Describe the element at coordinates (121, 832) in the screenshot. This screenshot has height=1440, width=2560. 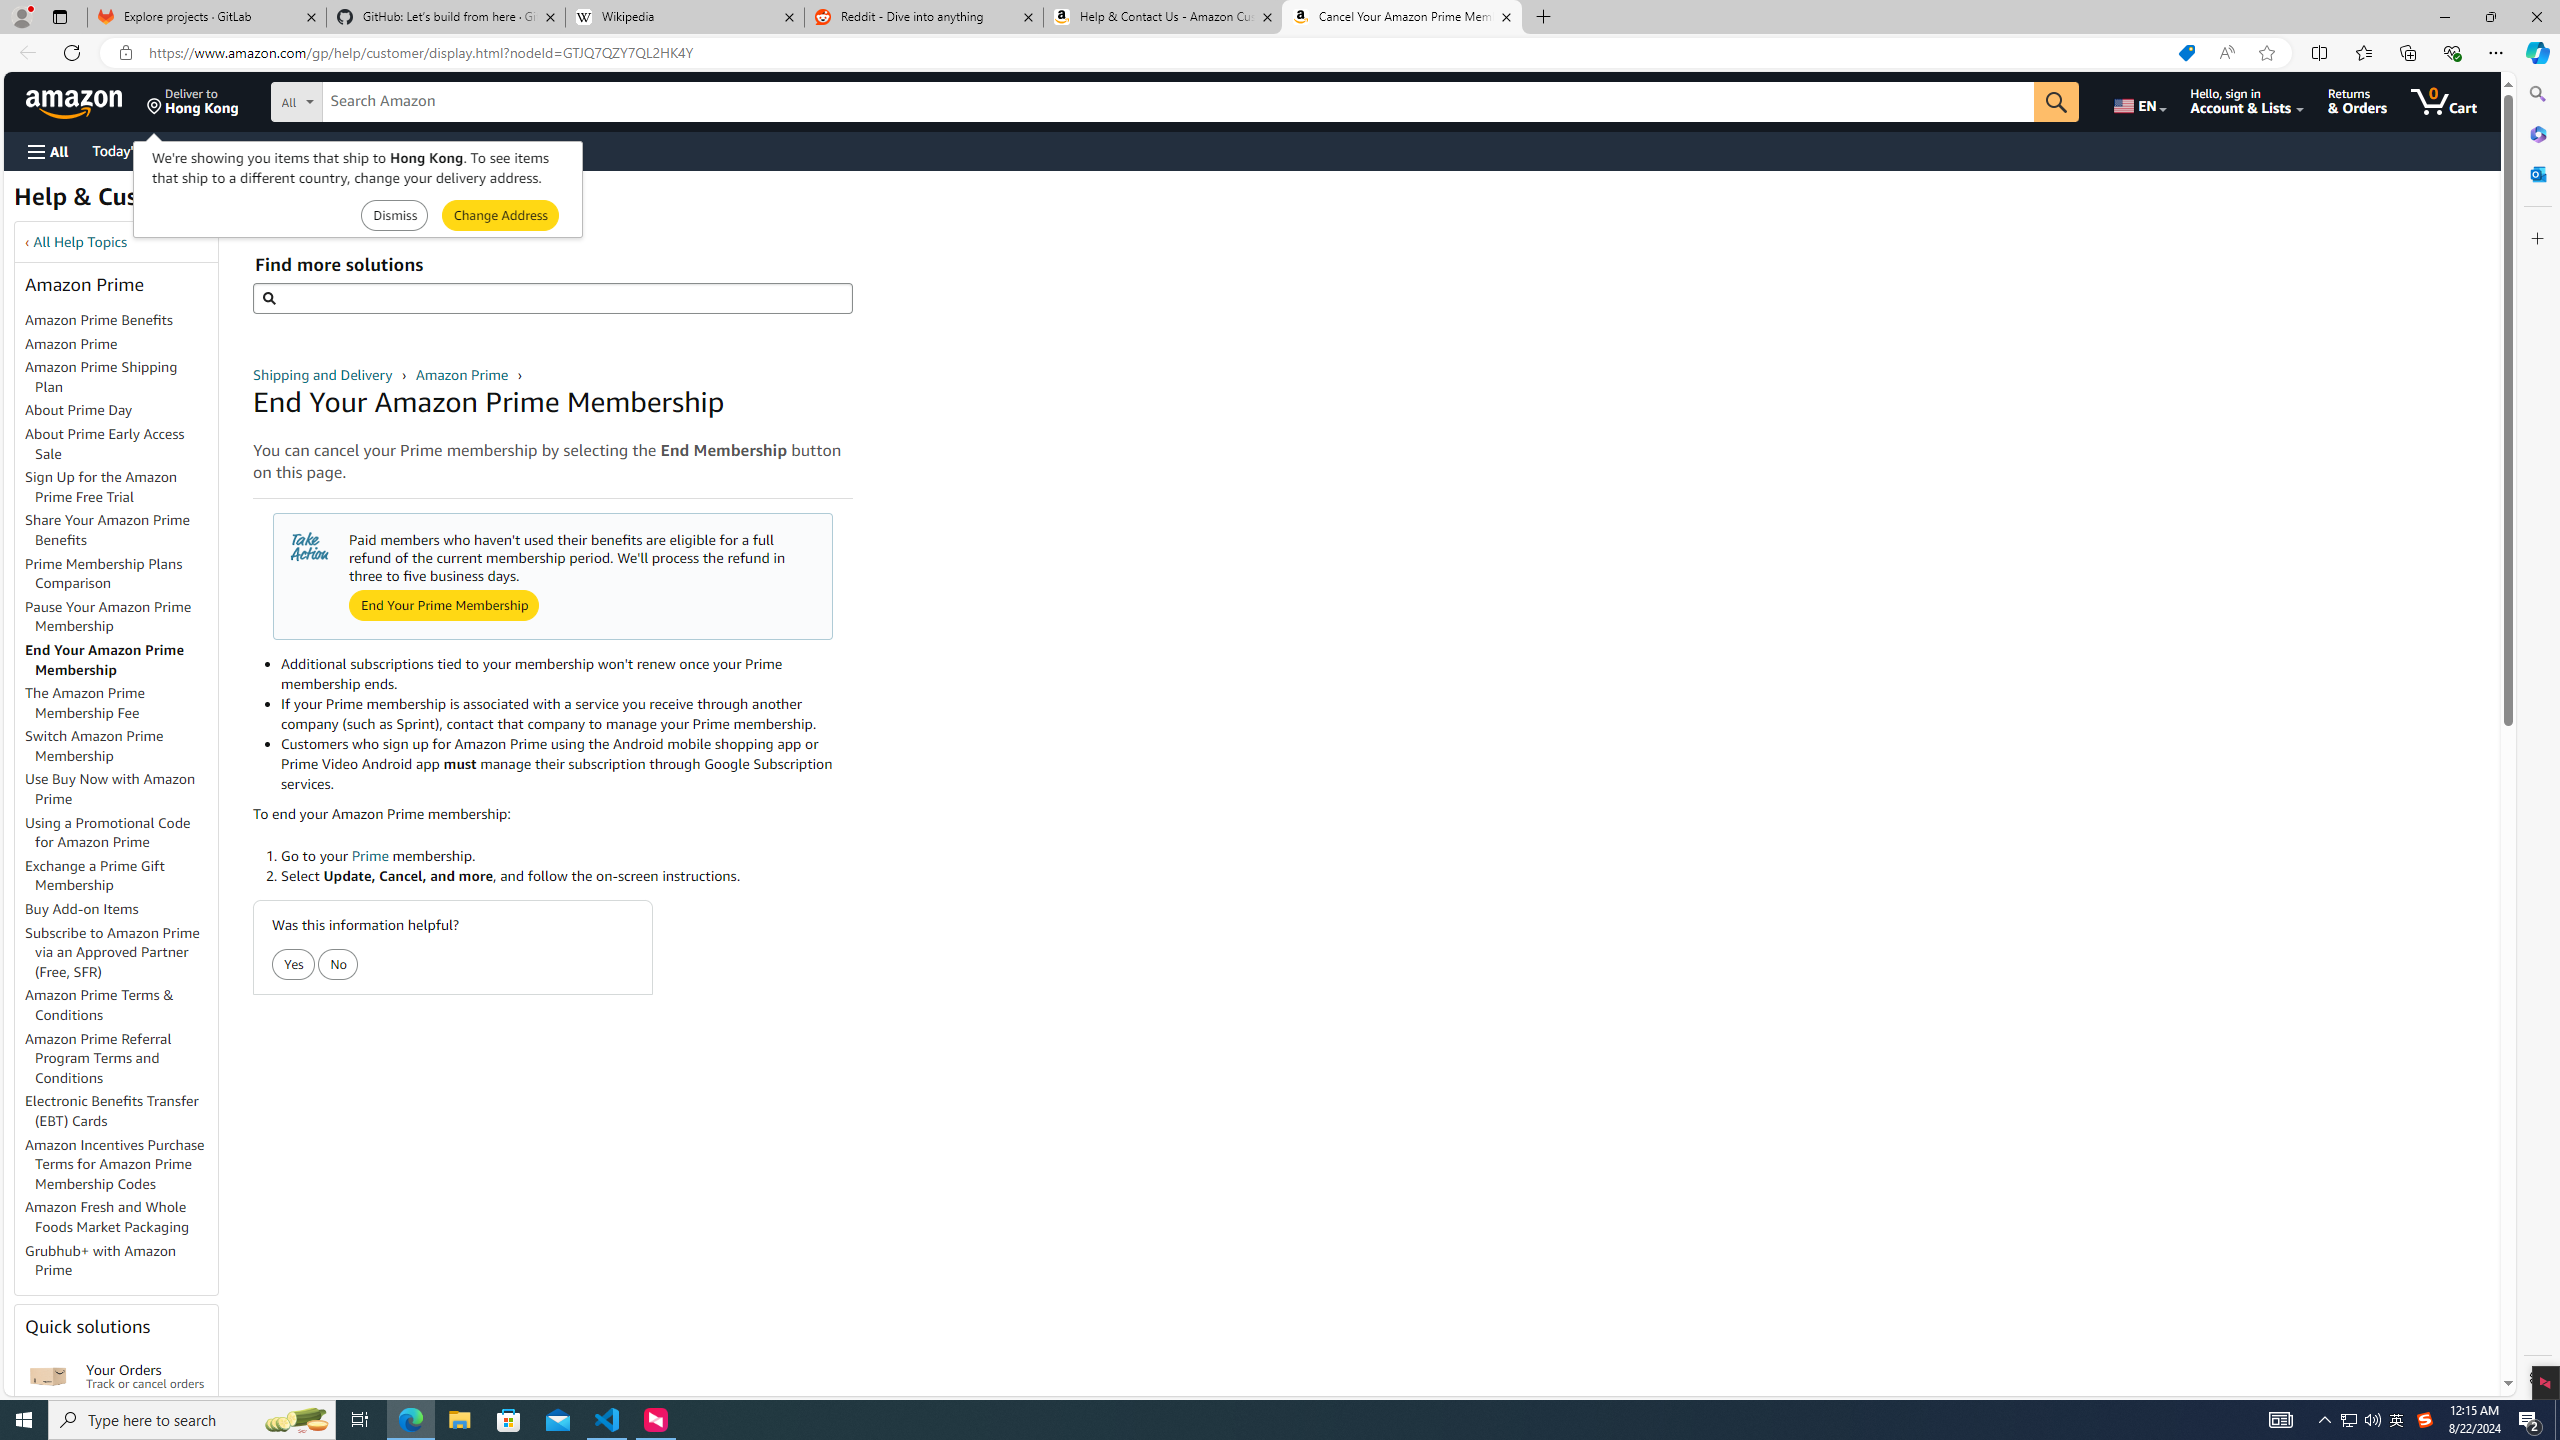
I see `'Using a Promotional Code for Amazon Prime'` at that location.